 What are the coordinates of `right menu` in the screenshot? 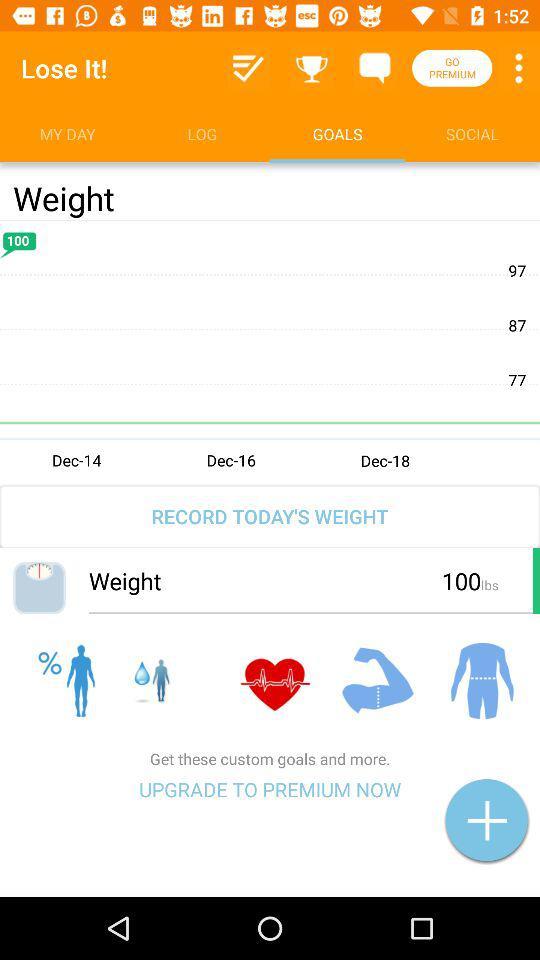 It's located at (248, 68).